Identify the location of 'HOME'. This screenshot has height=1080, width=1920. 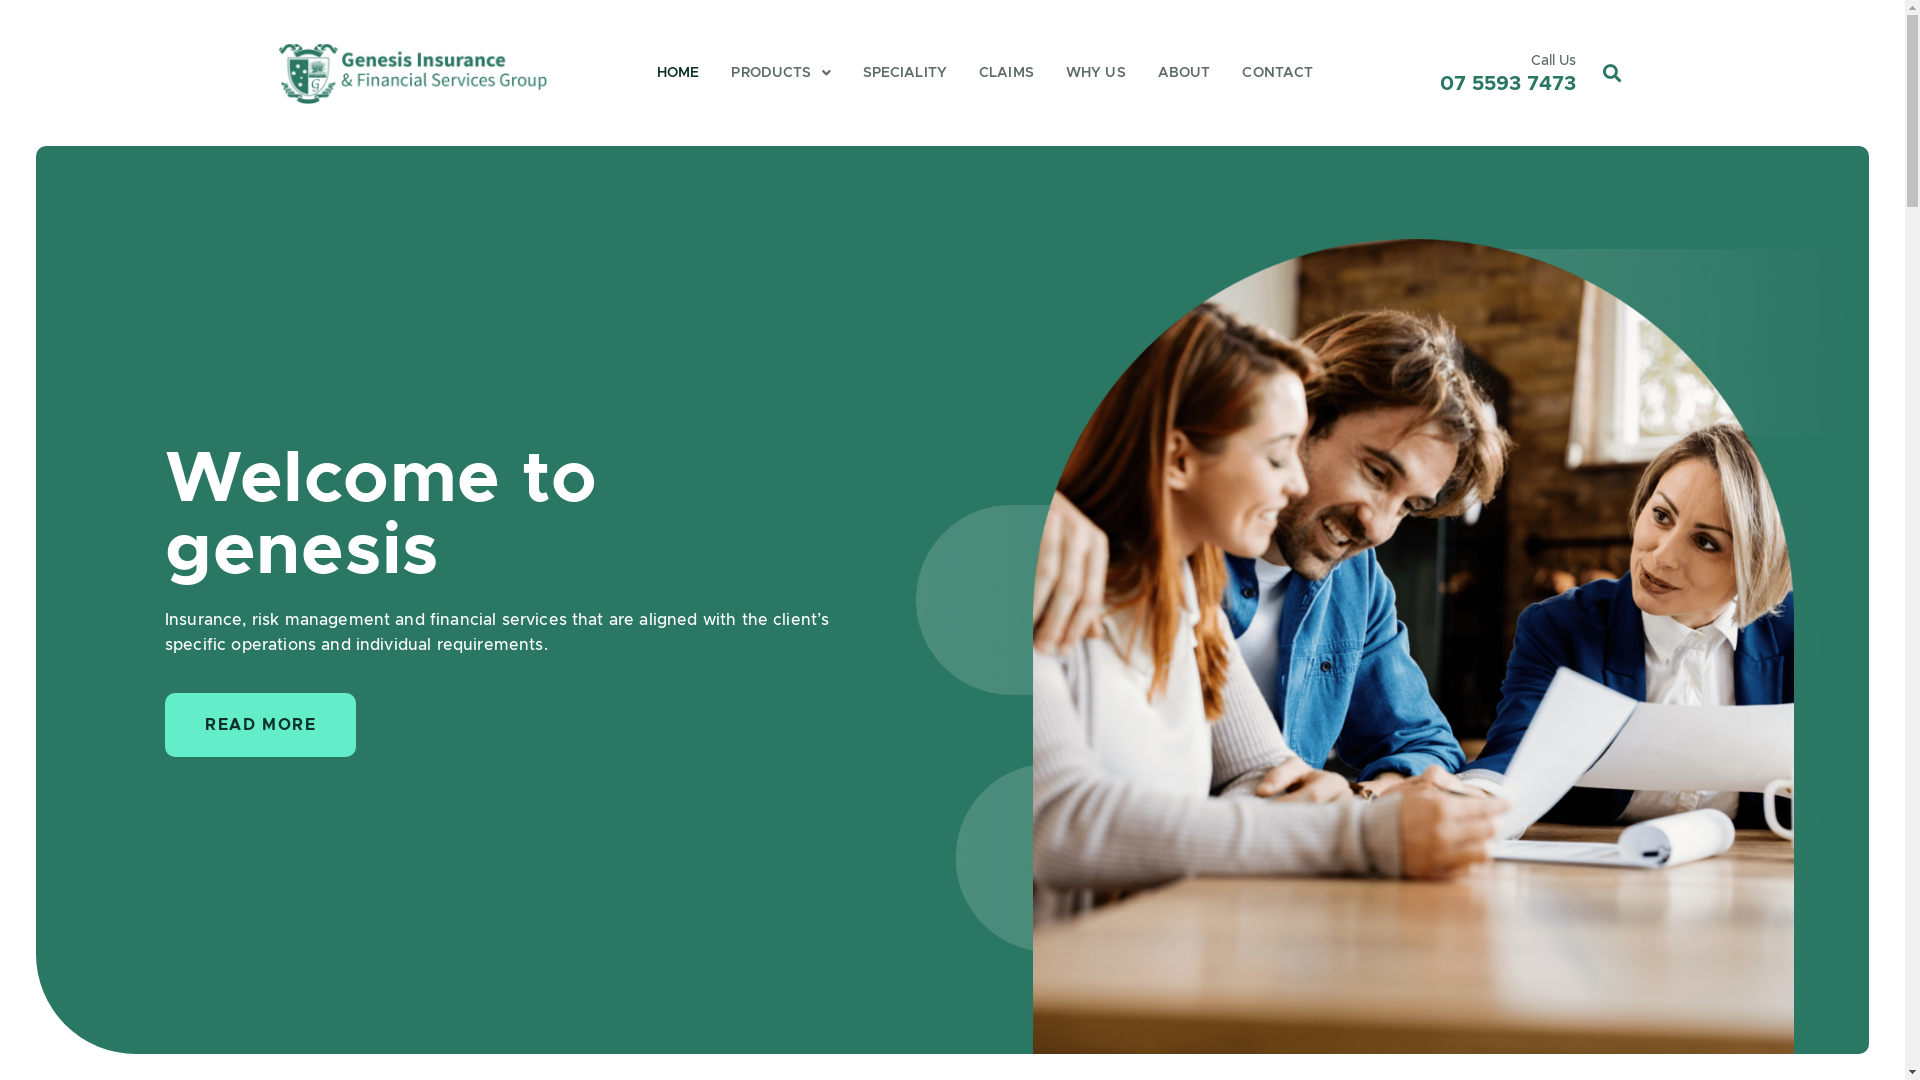
(678, 72).